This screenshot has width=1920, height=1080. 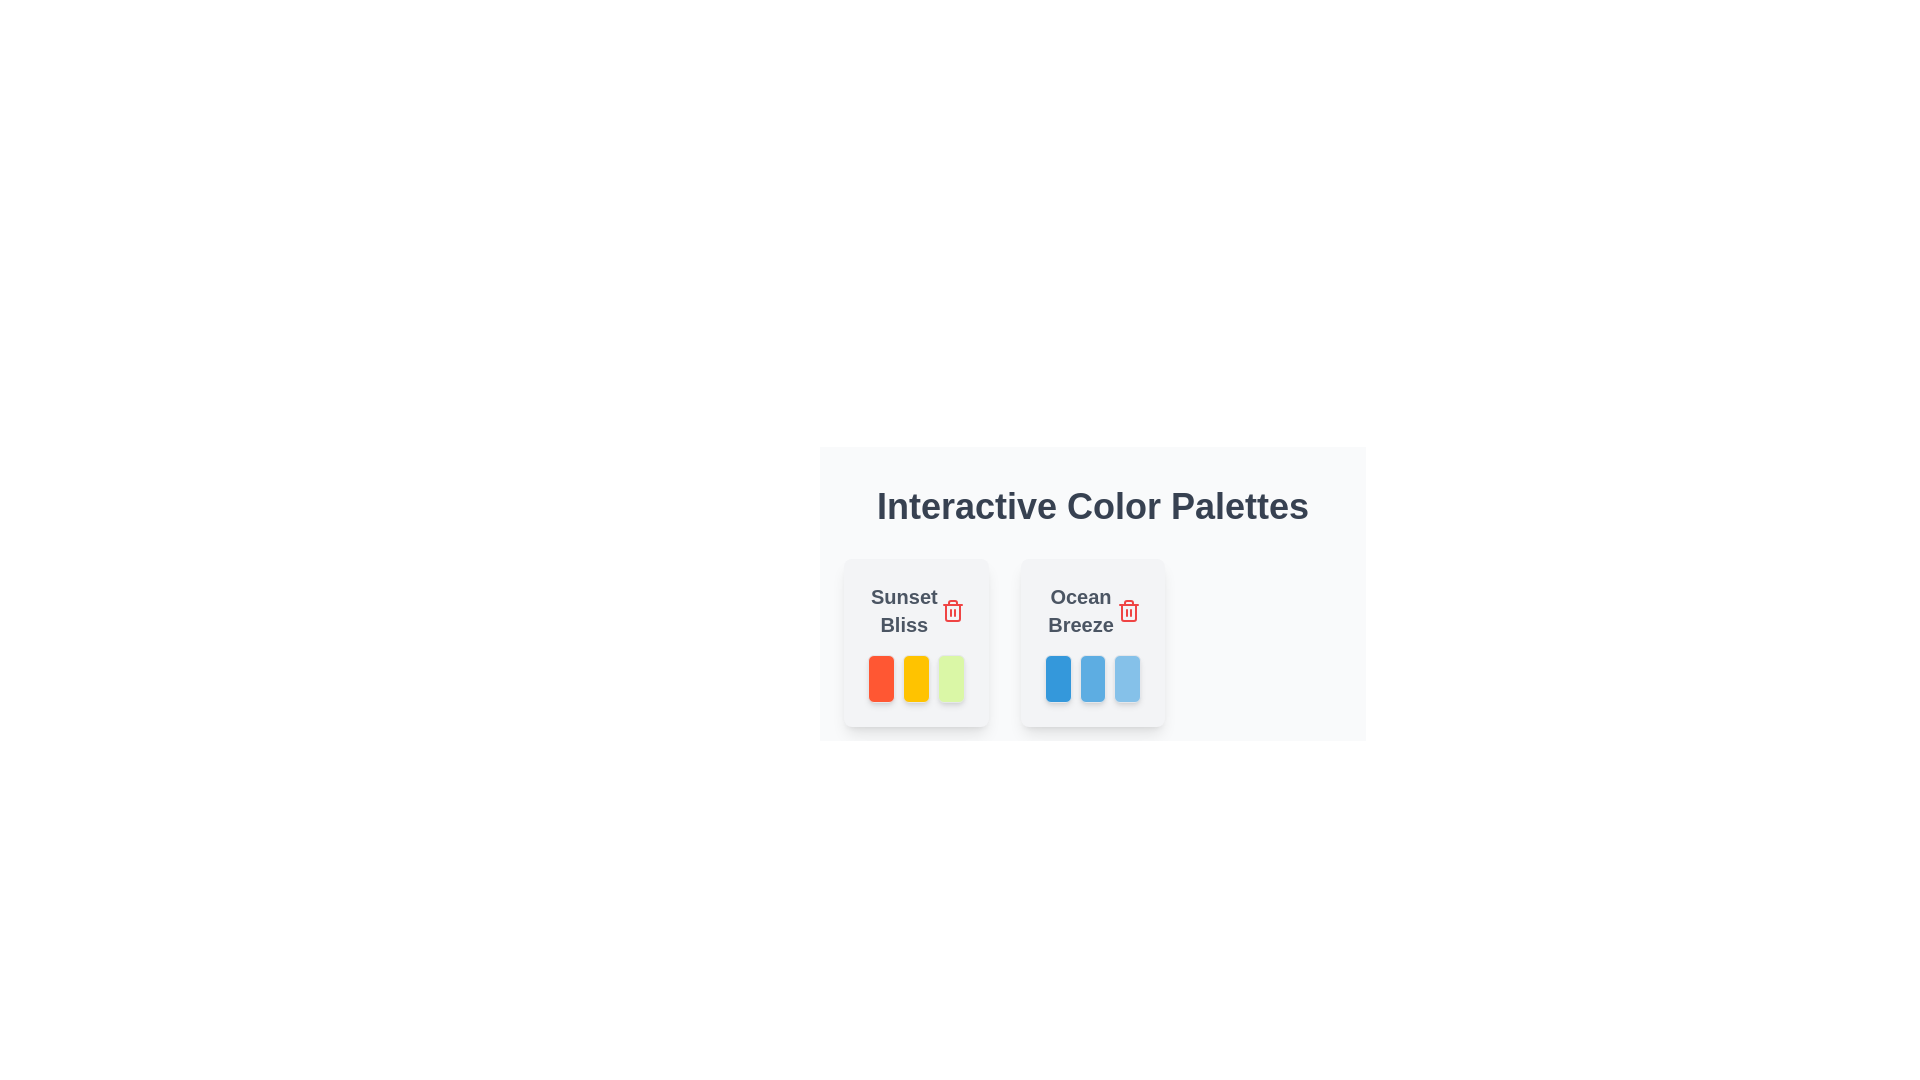 I want to click on the text content of the element displaying 'Ocean Breeze' in bold gray font, located in the upper section of the card next to the trash can icon, so click(x=1092, y=609).